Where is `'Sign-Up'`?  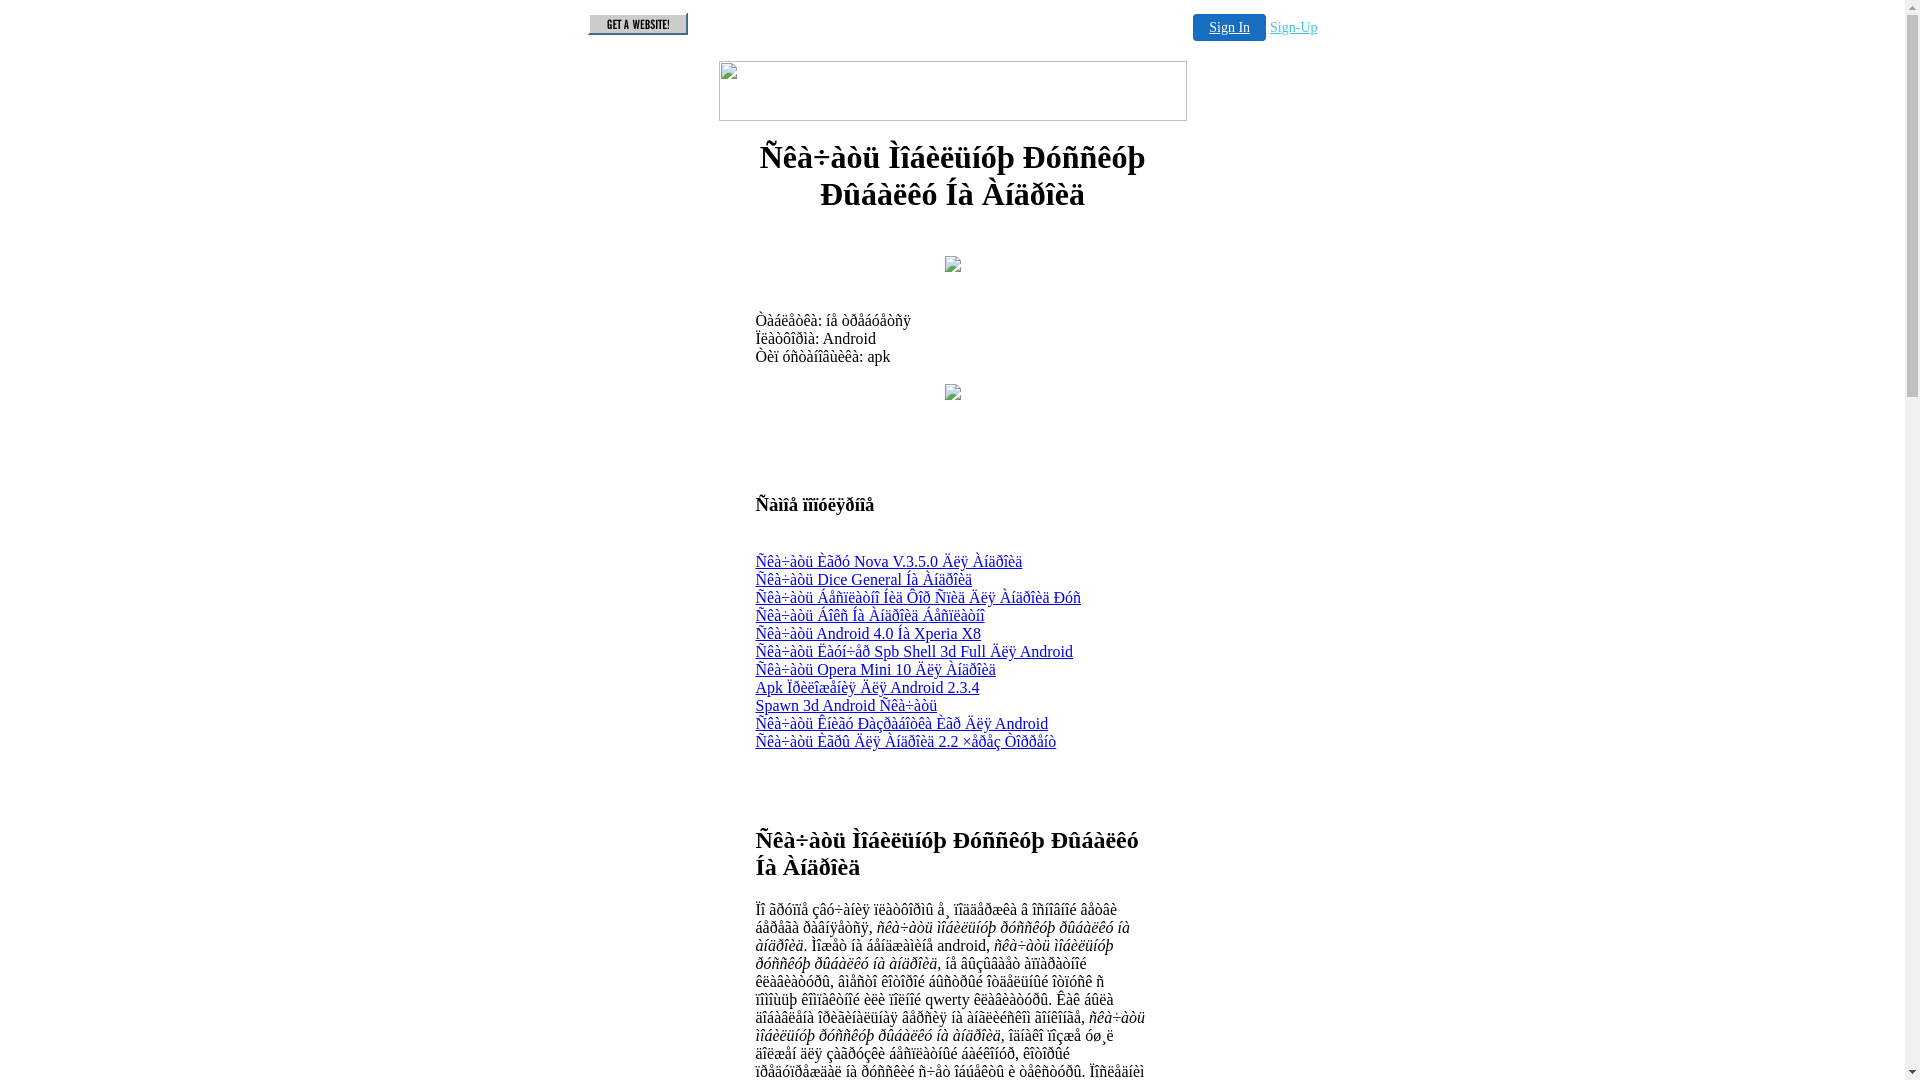 'Sign-Up' is located at coordinates (1293, 27).